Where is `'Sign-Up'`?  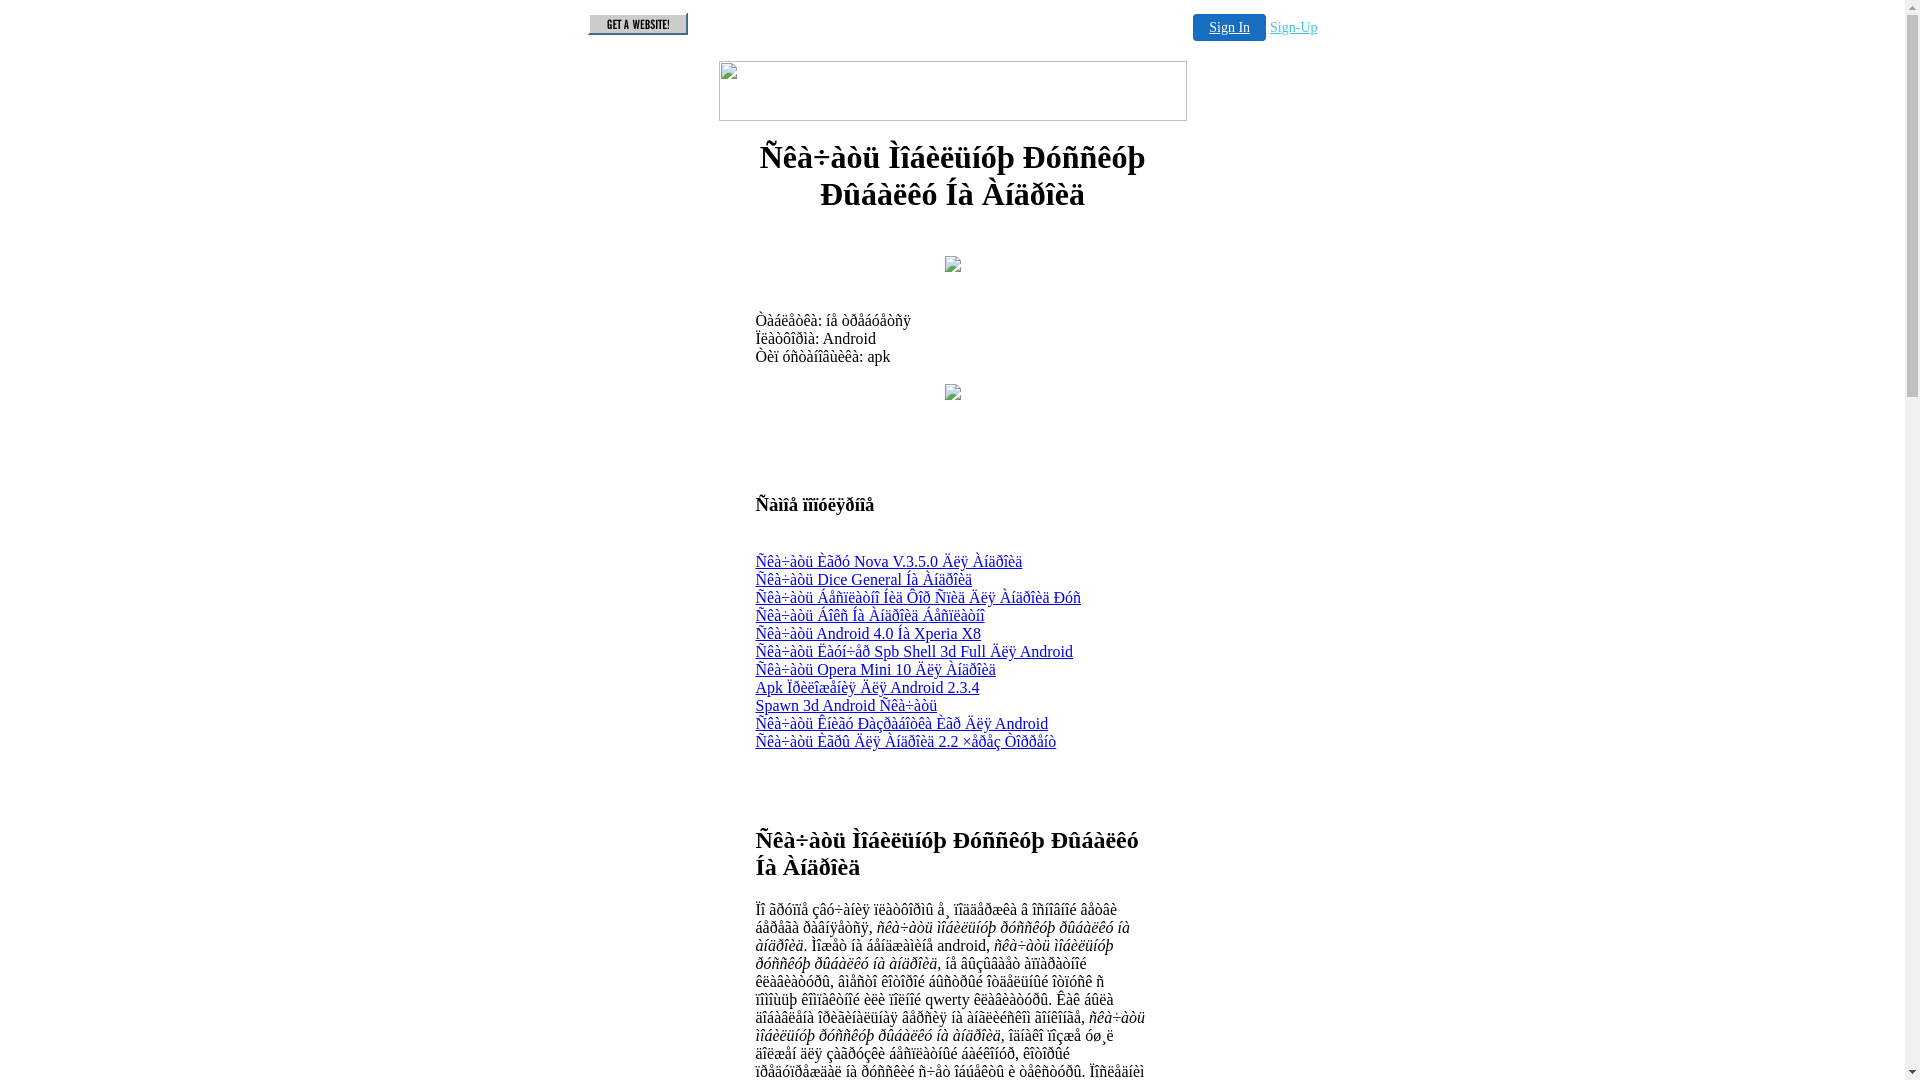 'Sign-Up' is located at coordinates (1293, 27).